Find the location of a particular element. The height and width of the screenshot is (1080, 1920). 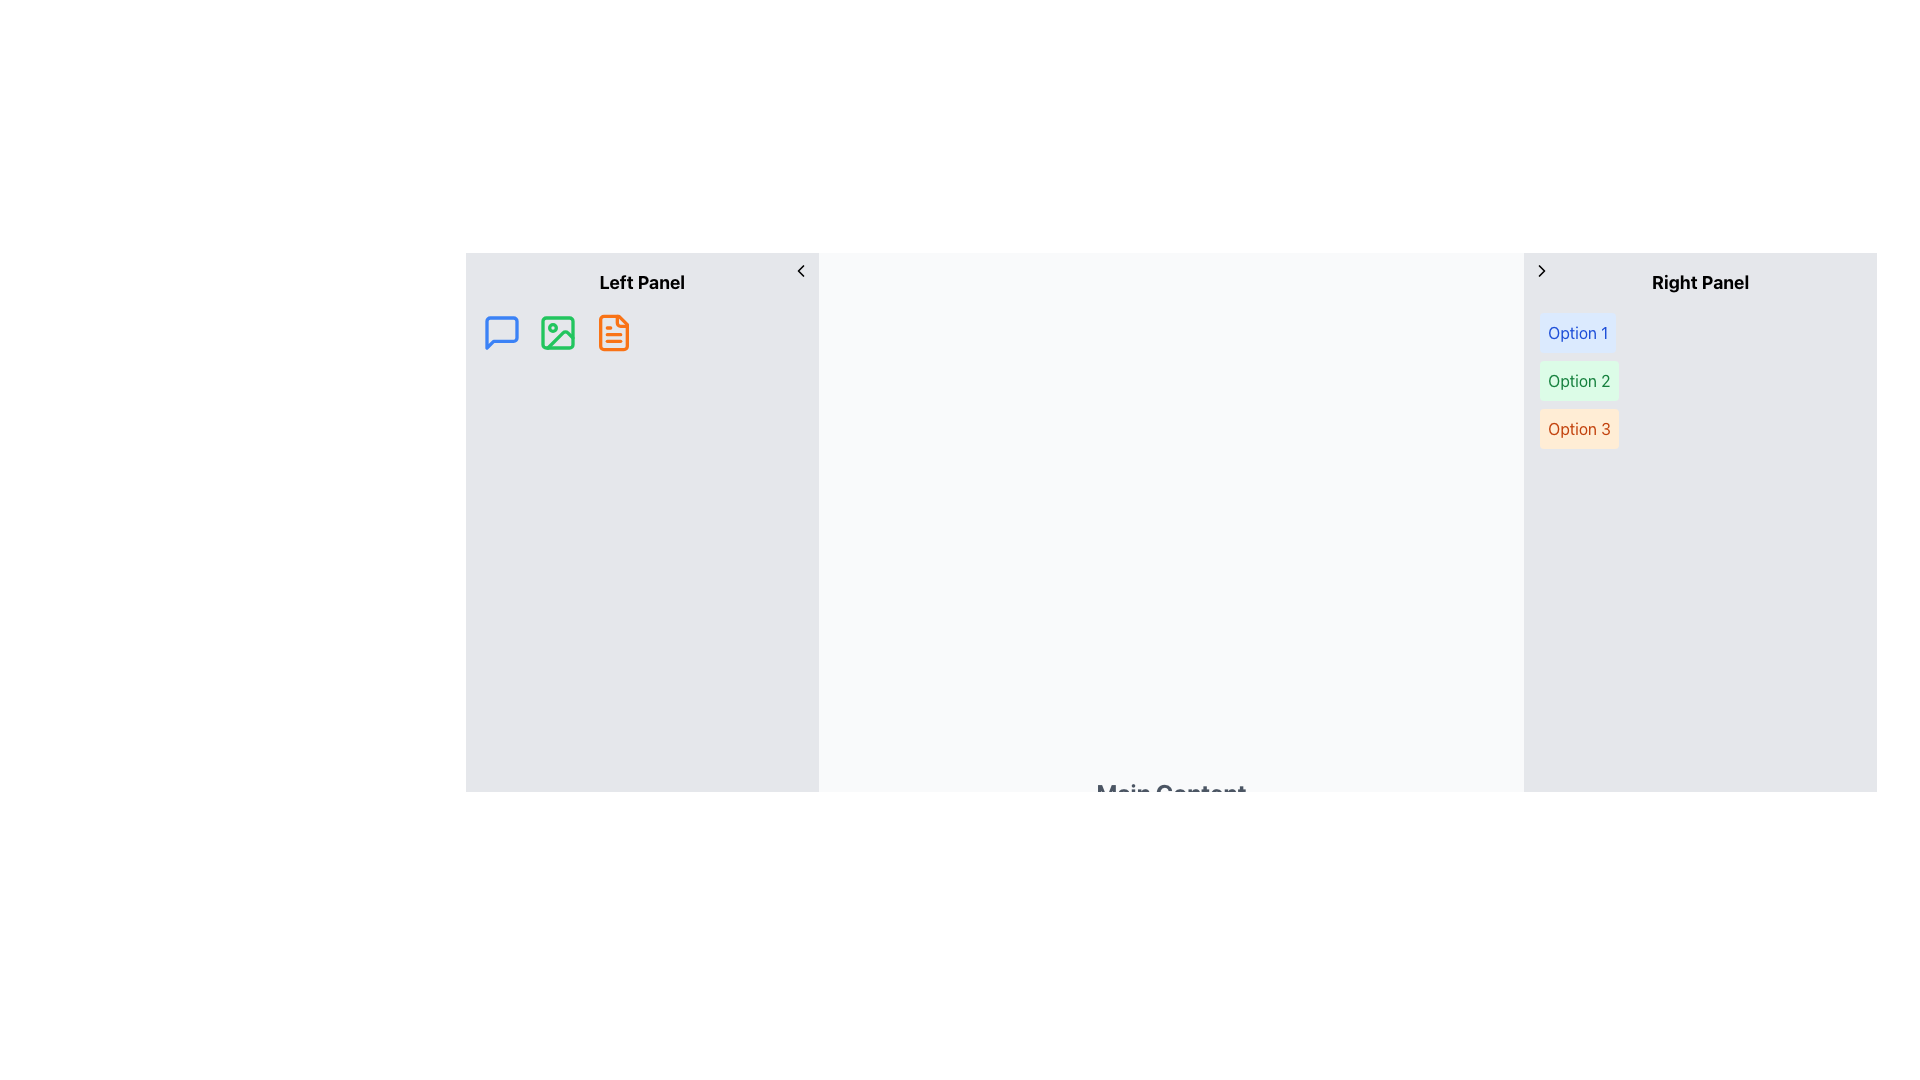

the small left-facing chevron icon located at the top-right corner of the left panel is located at coordinates (800, 270).